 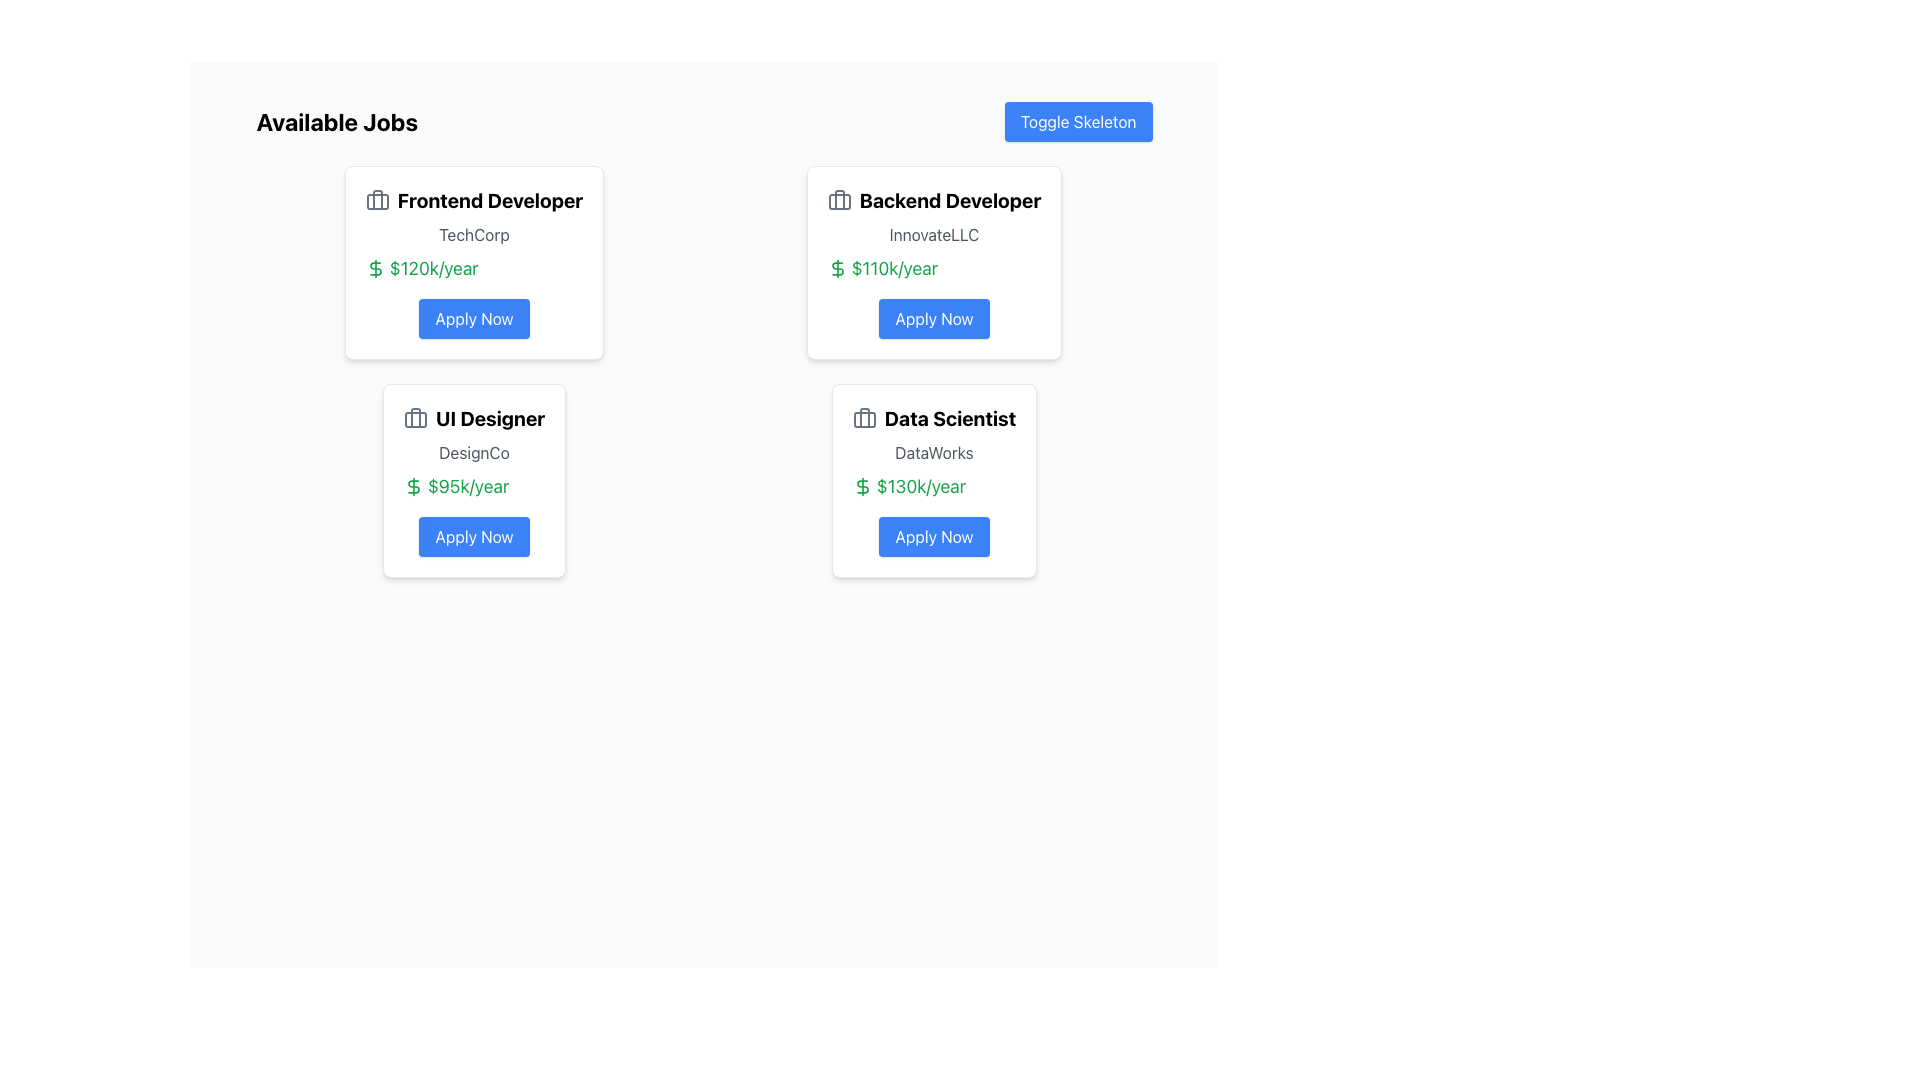 What do you see at coordinates (473, 481) in the screenshot?
I see `the Job Listing Card for the position 'UI Designer' at 'DesignCo' to trigger potential effects` at bounding box center [473, 481].